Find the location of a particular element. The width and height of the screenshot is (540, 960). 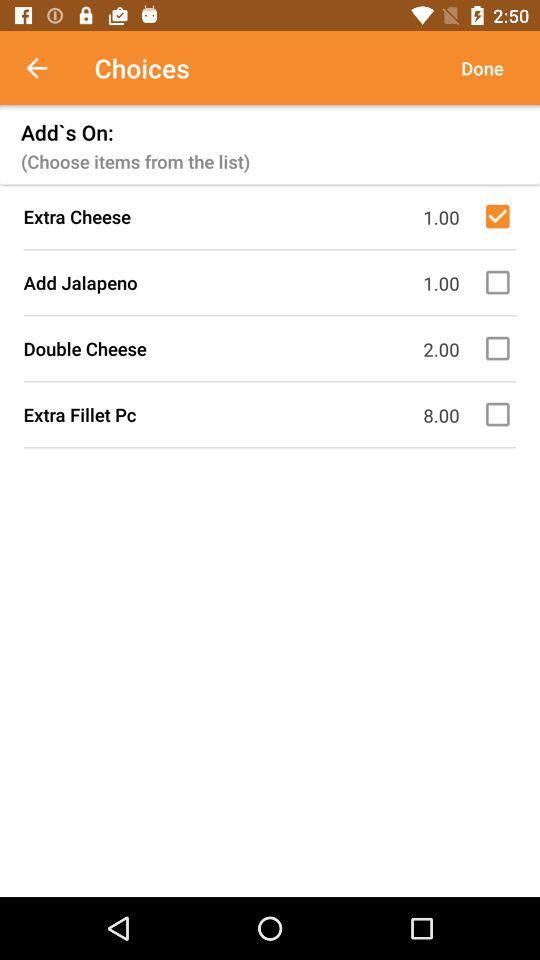

this is food items is located at coordinates (500, 281).